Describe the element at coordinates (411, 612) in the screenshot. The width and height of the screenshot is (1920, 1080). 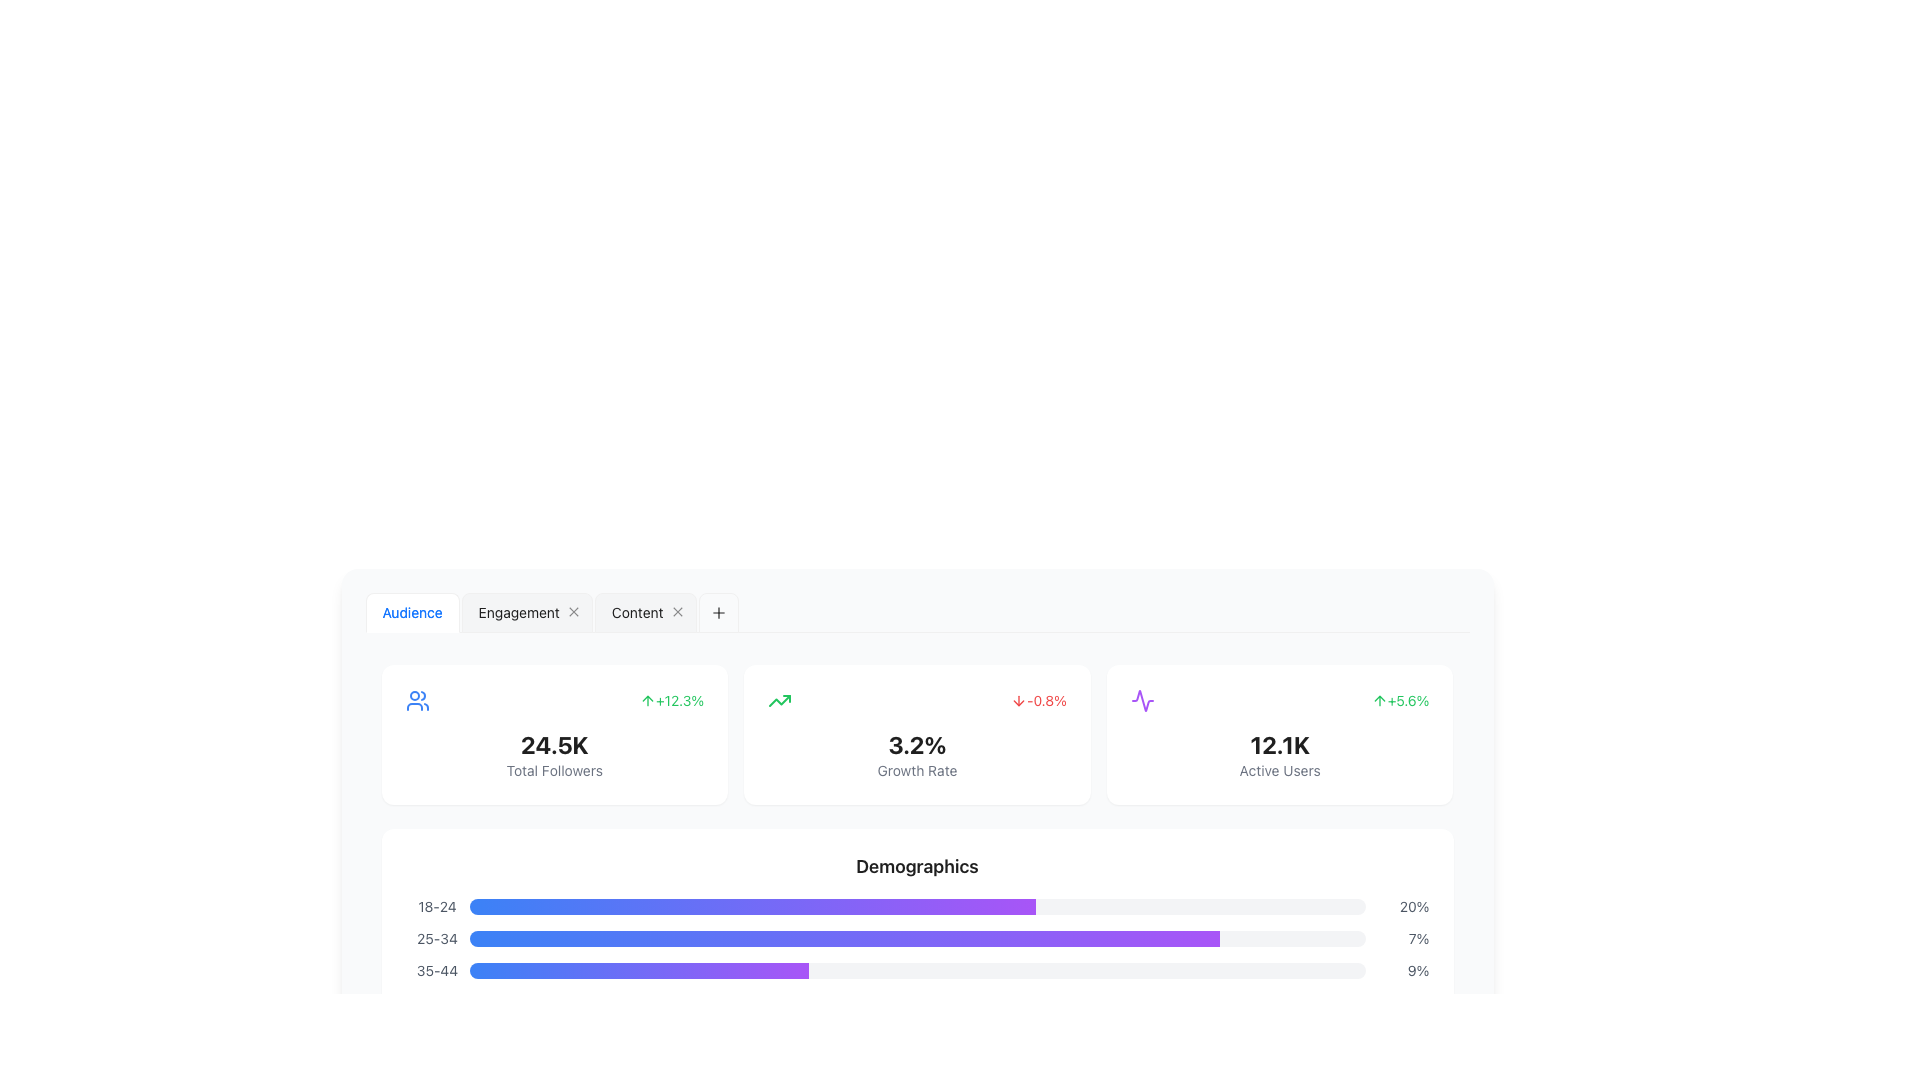
I see `the 'Audience' tab, which is a clickable text label in blue font` at that location.